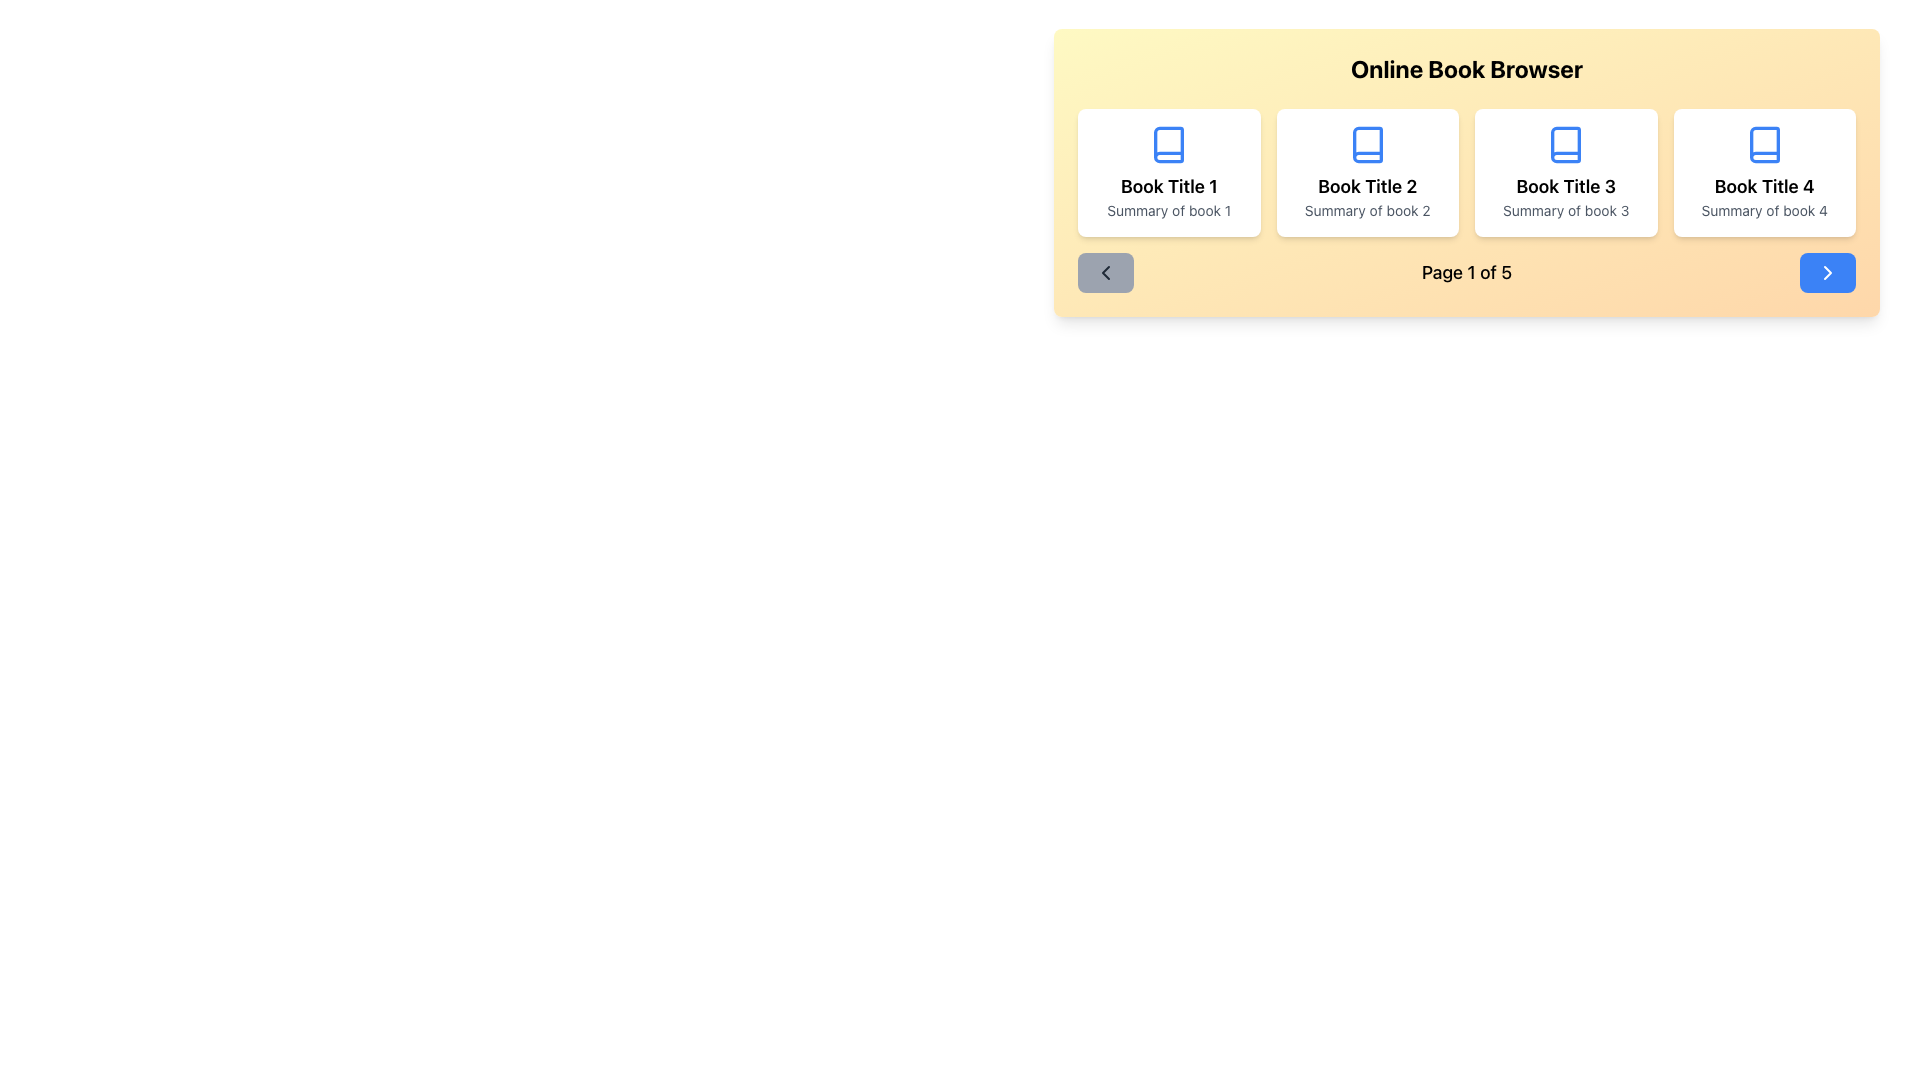 This screenshot has height=1080, width=1920. What do you see at coordinates (1169, 172) in the screenshot?
I see `the Information Card that features a blue book icon, bold text 'Book Title 1', and smaller gray text 'Summary of book 1', located in the top left corner of the grid` at bounding box center [1169, 172].